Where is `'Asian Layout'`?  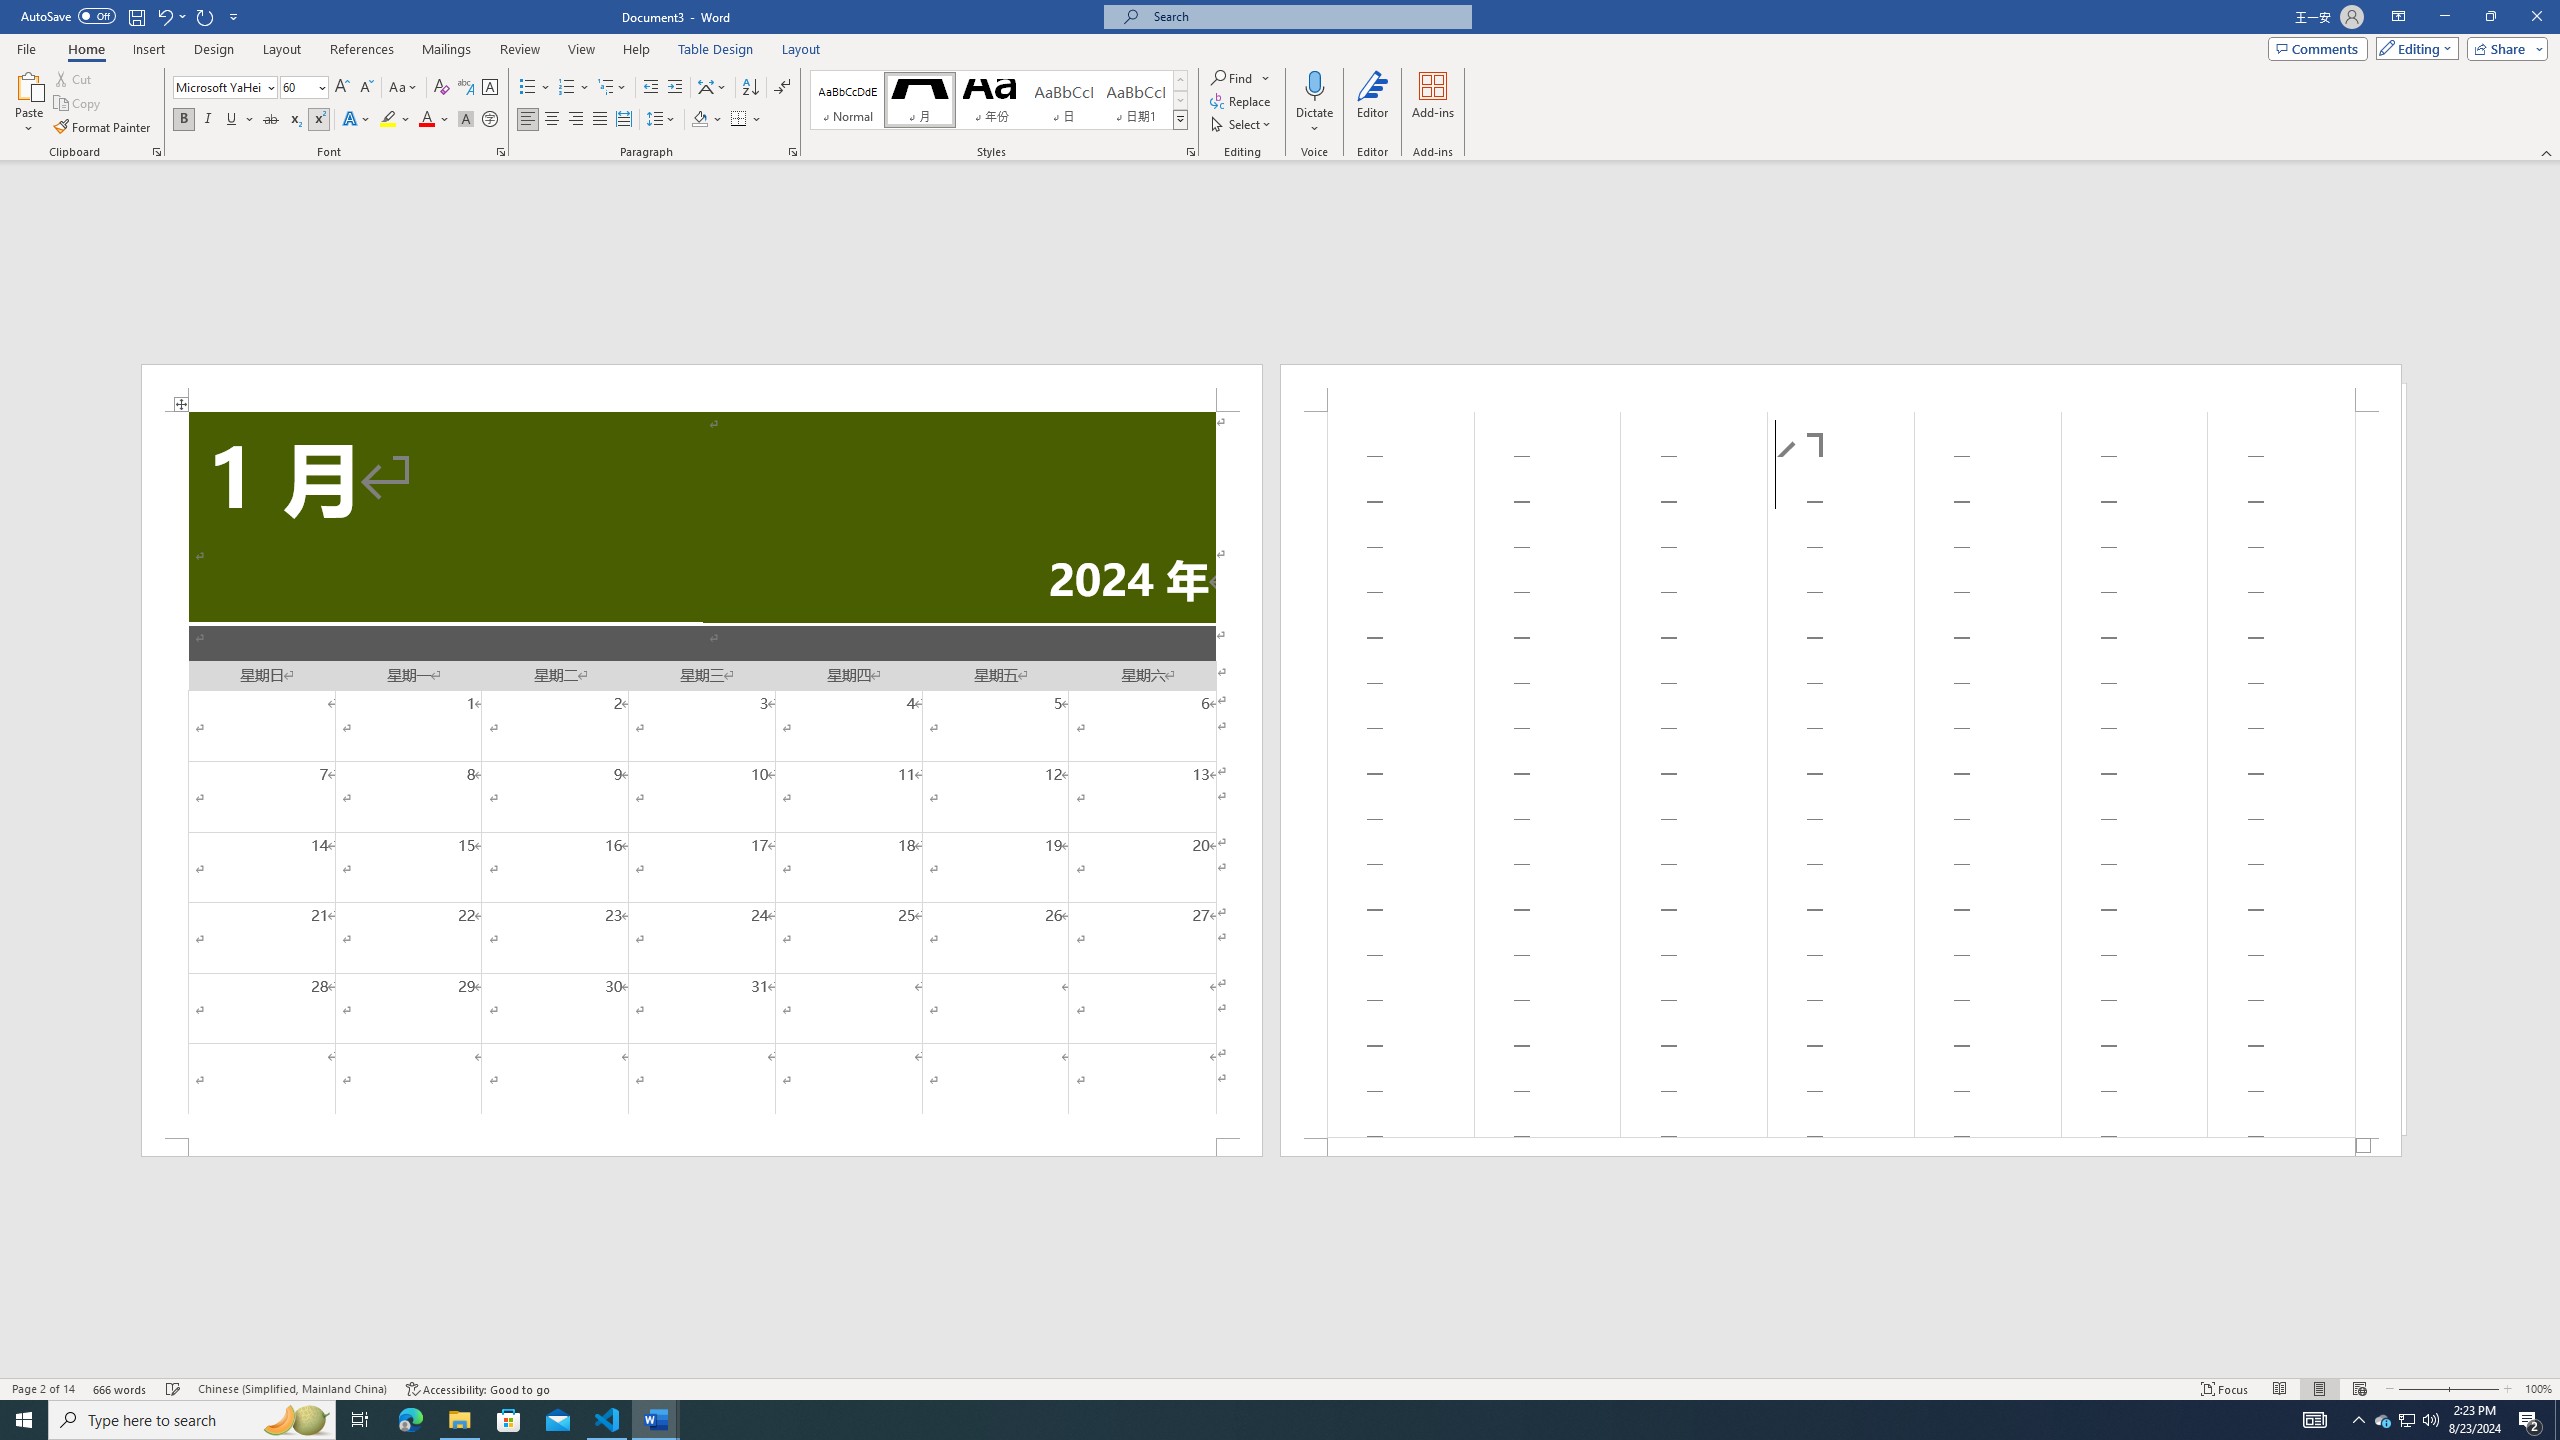 'Asian Layout' is located at coordinates (712, 87).